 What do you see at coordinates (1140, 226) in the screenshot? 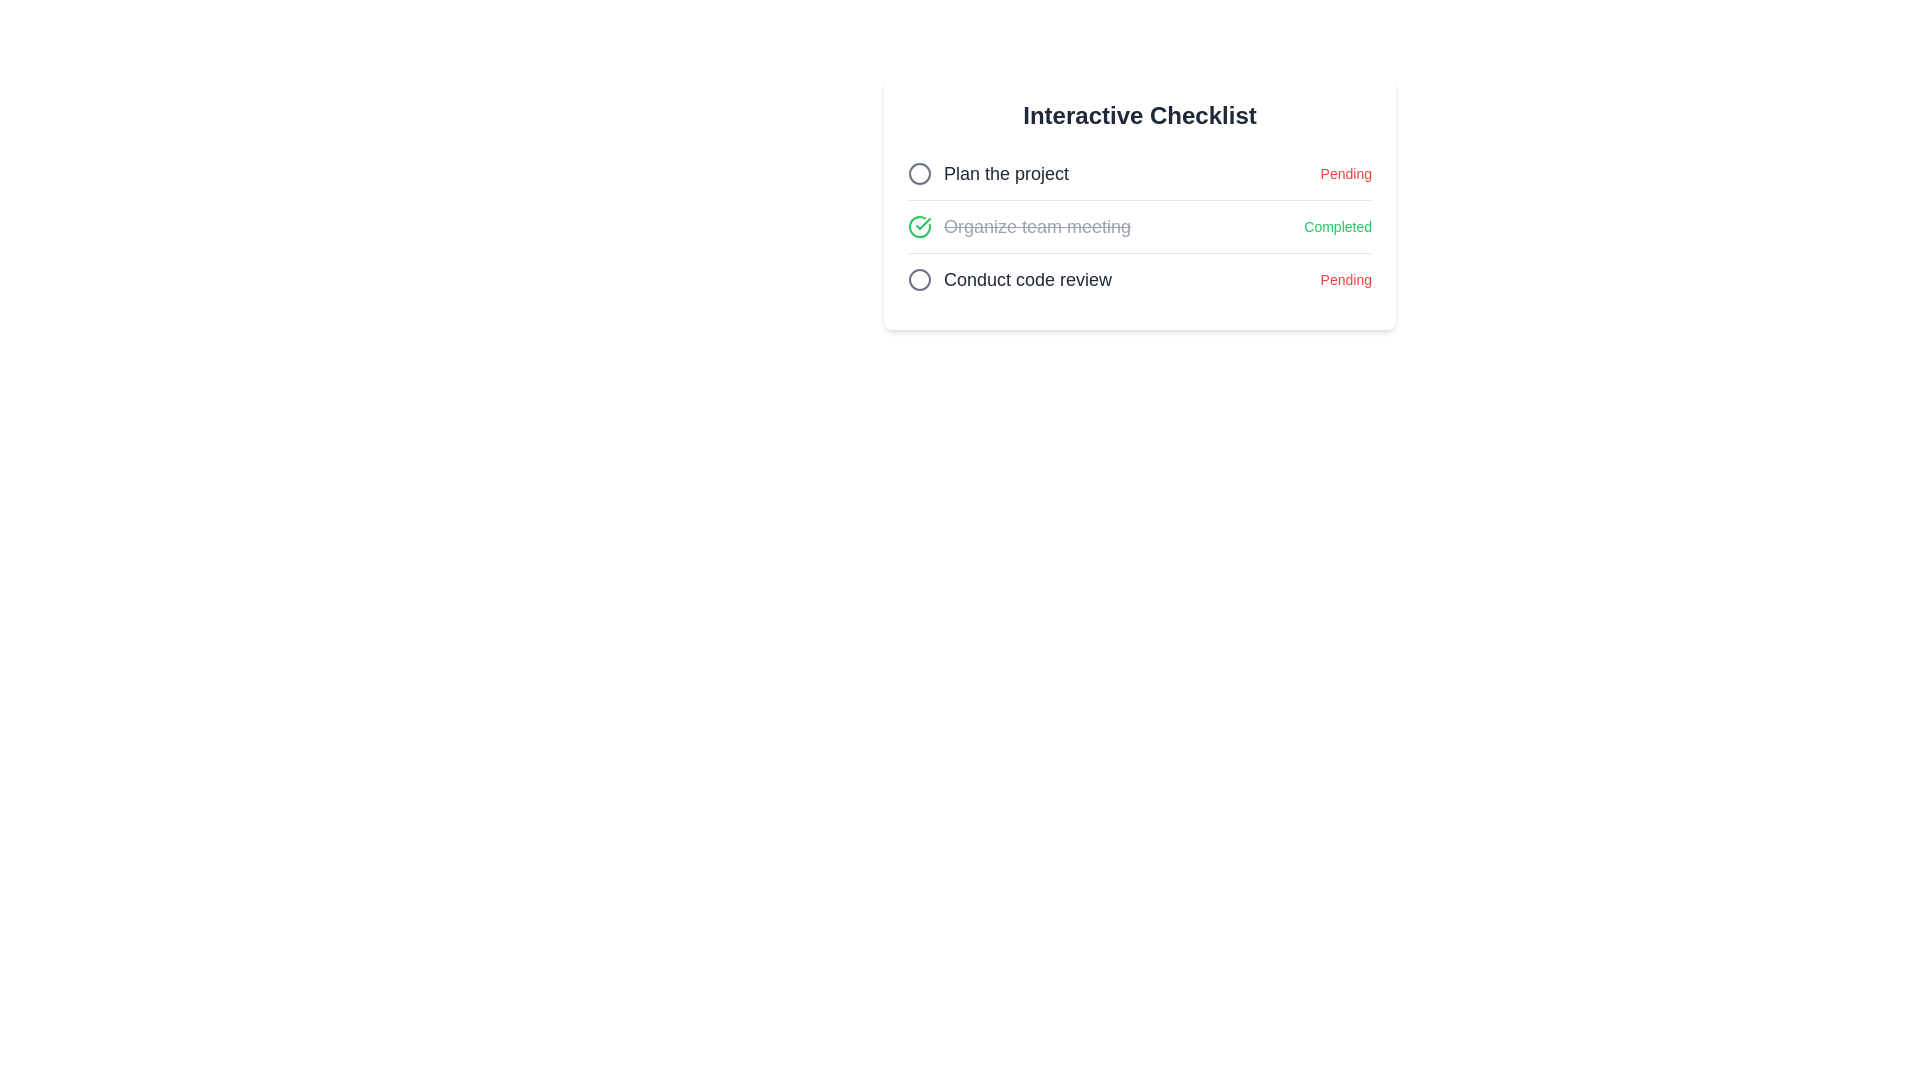
I see `the checklist item titled 'Organize team meeting' with the status 'Completed'` at bounding box center [1140, 226].